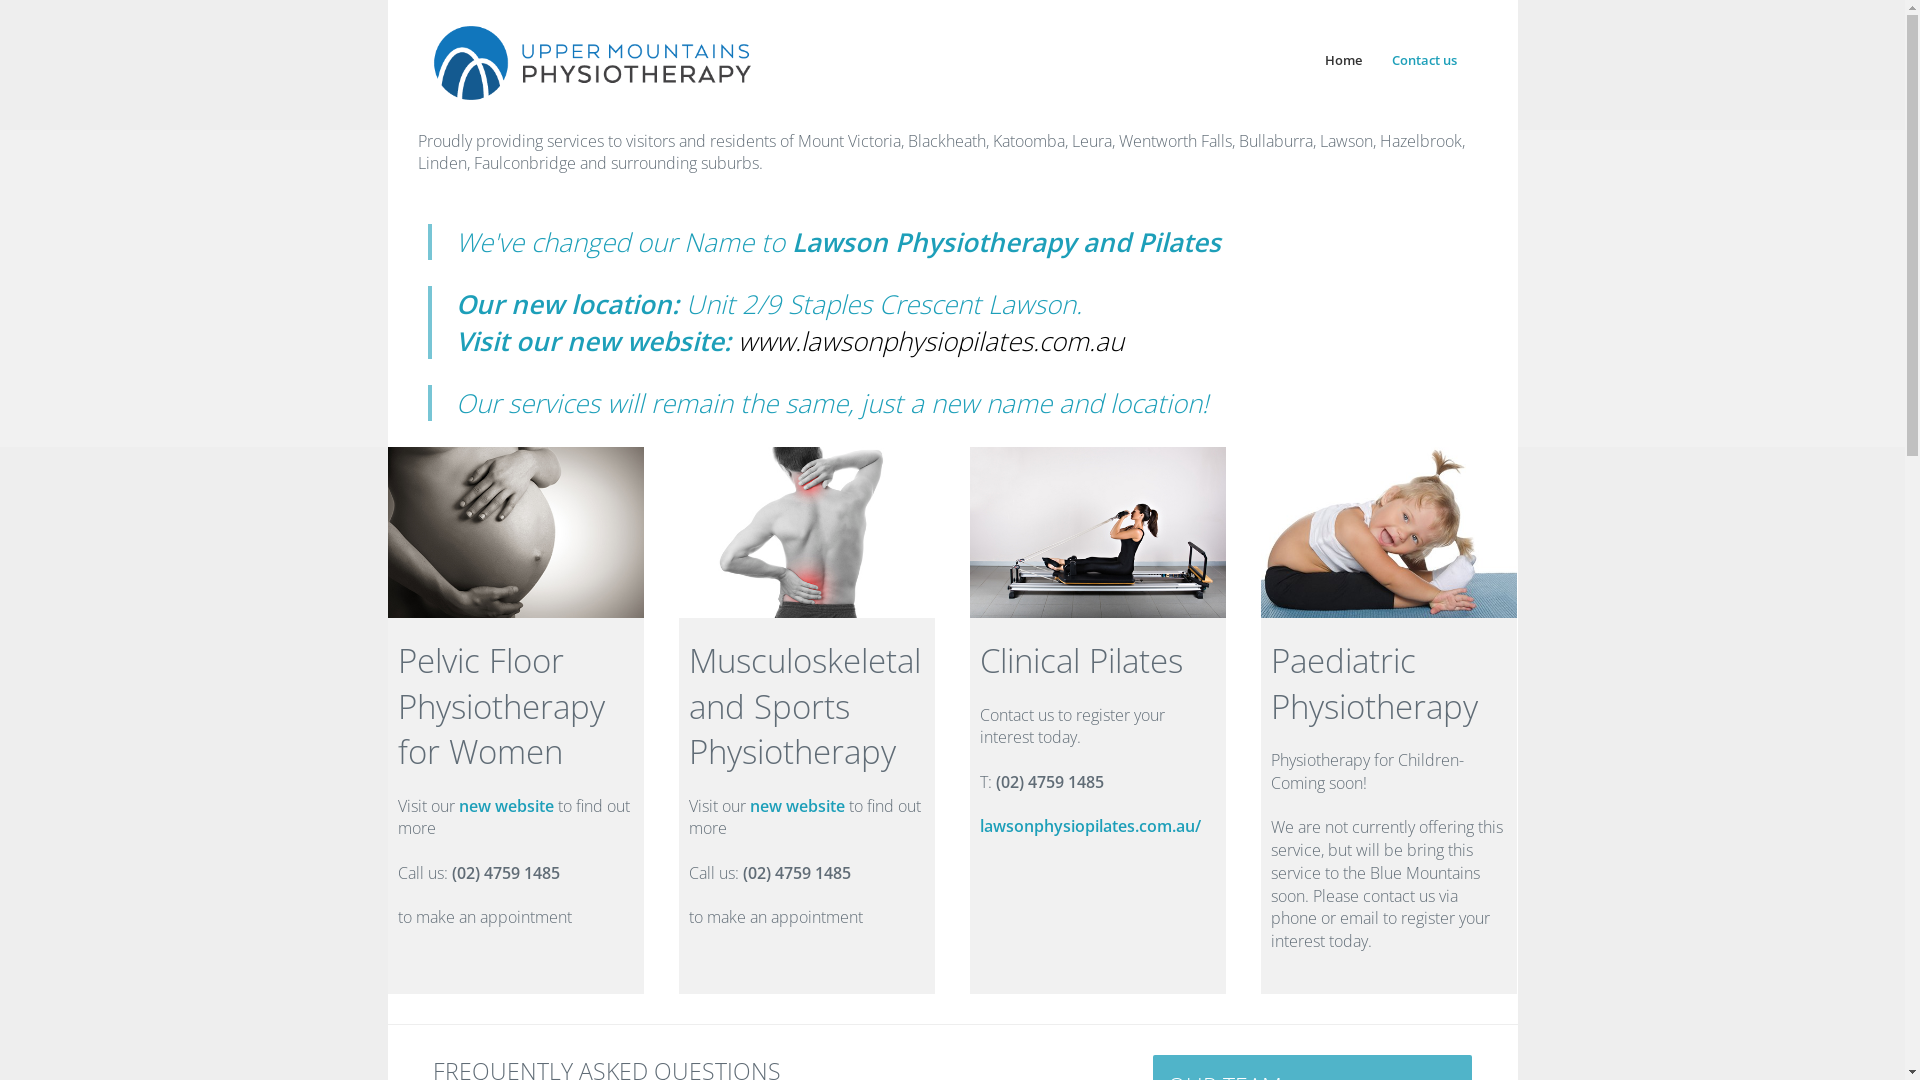 The width and height of the screenshot is (1920, 1080). What do you see at coordinates (930, 339) in the screenshot?
I see `'www.lawsonphysiopilates.com.au'` at bounding box center [930, 339].